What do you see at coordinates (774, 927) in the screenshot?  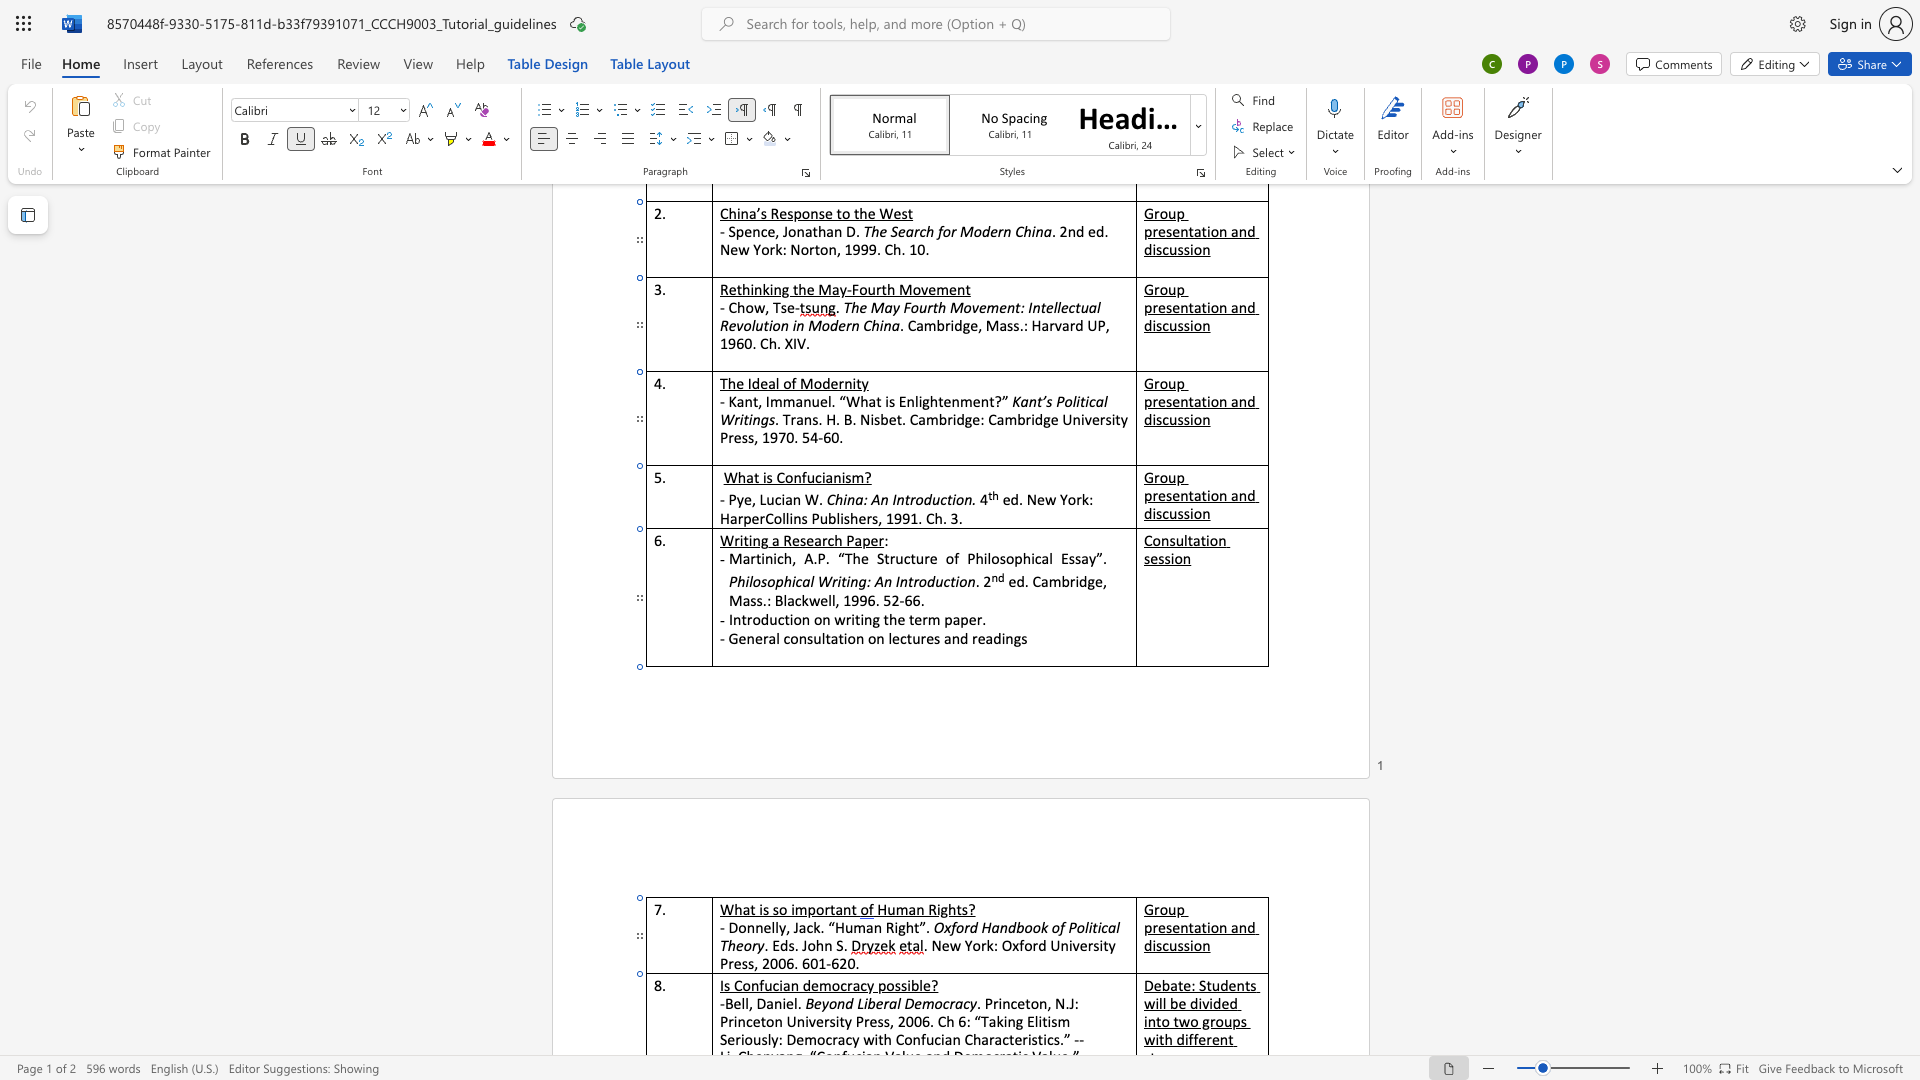 I see `the space between the continuous character "l" and "l" in the text` at bounding box center [774, 927].